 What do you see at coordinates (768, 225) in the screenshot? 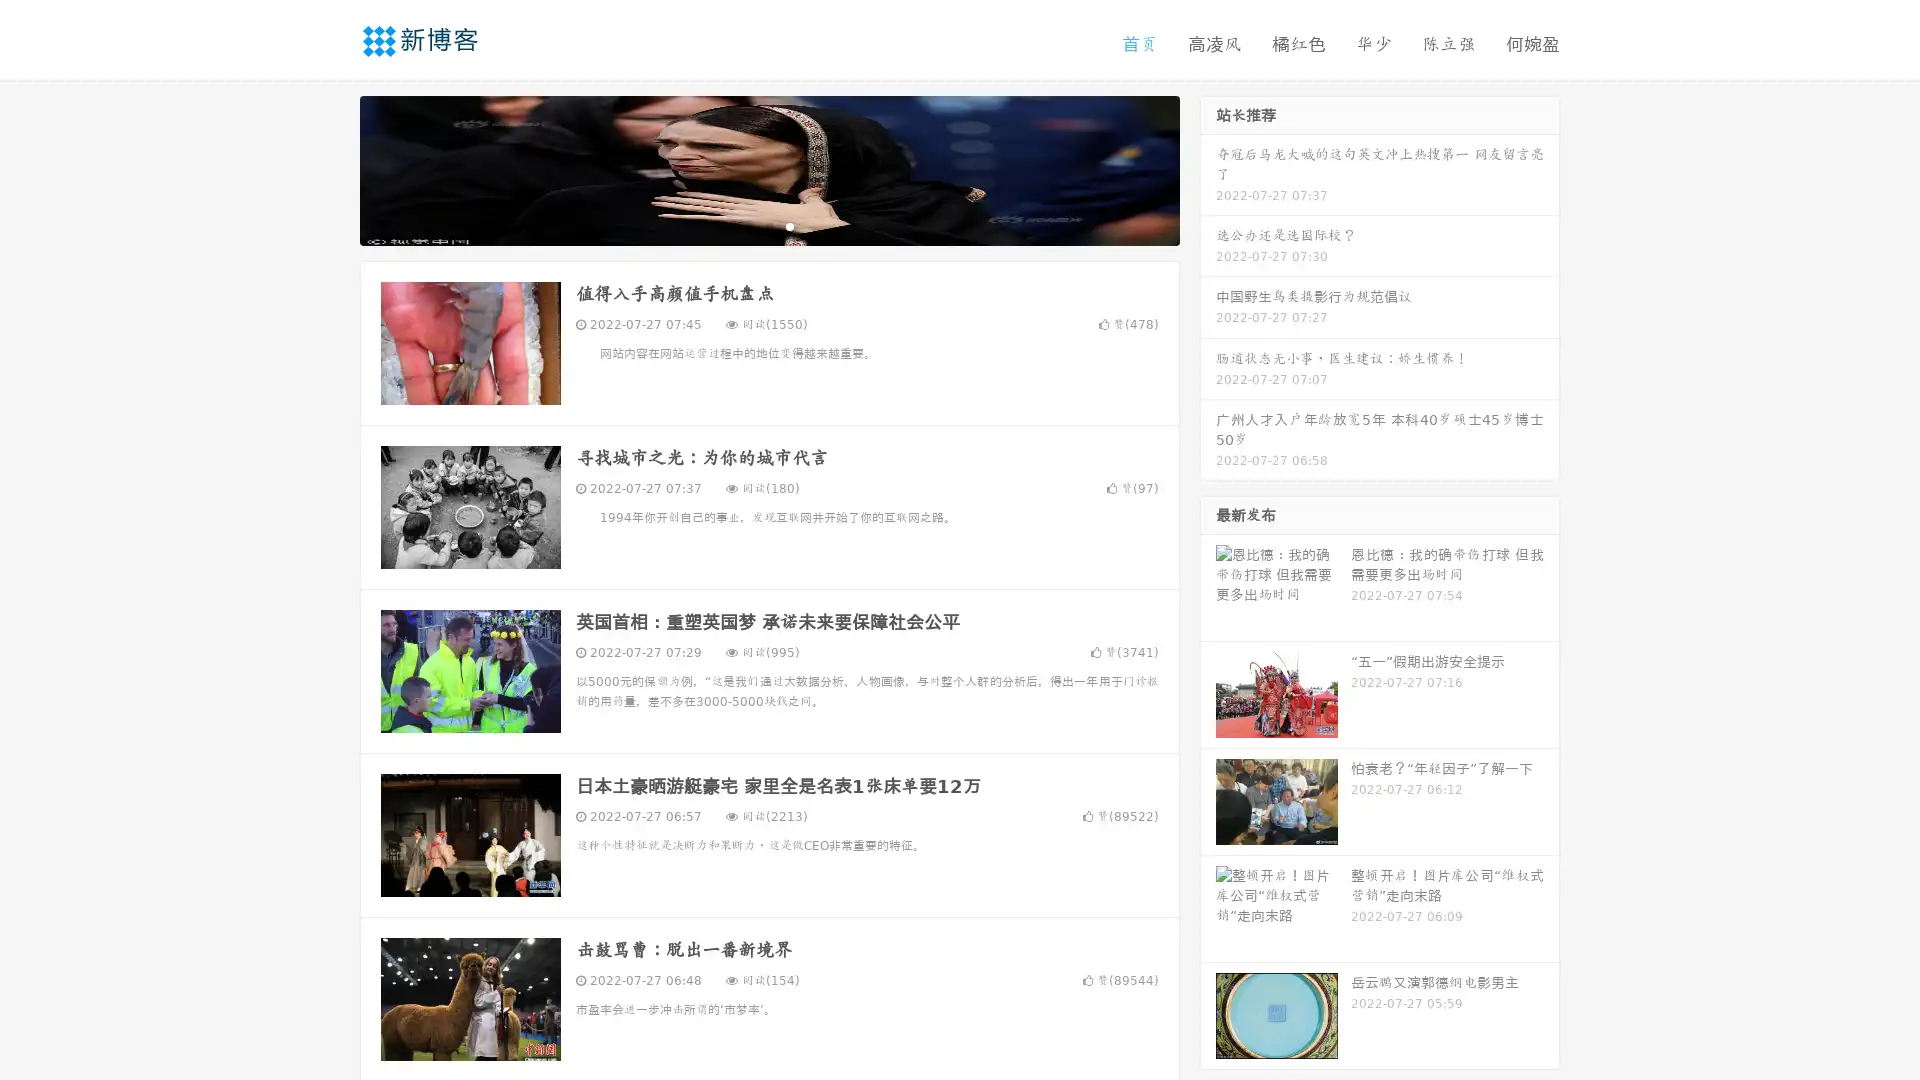
I see `Go to slide 2` at bounding box center [768, 225].